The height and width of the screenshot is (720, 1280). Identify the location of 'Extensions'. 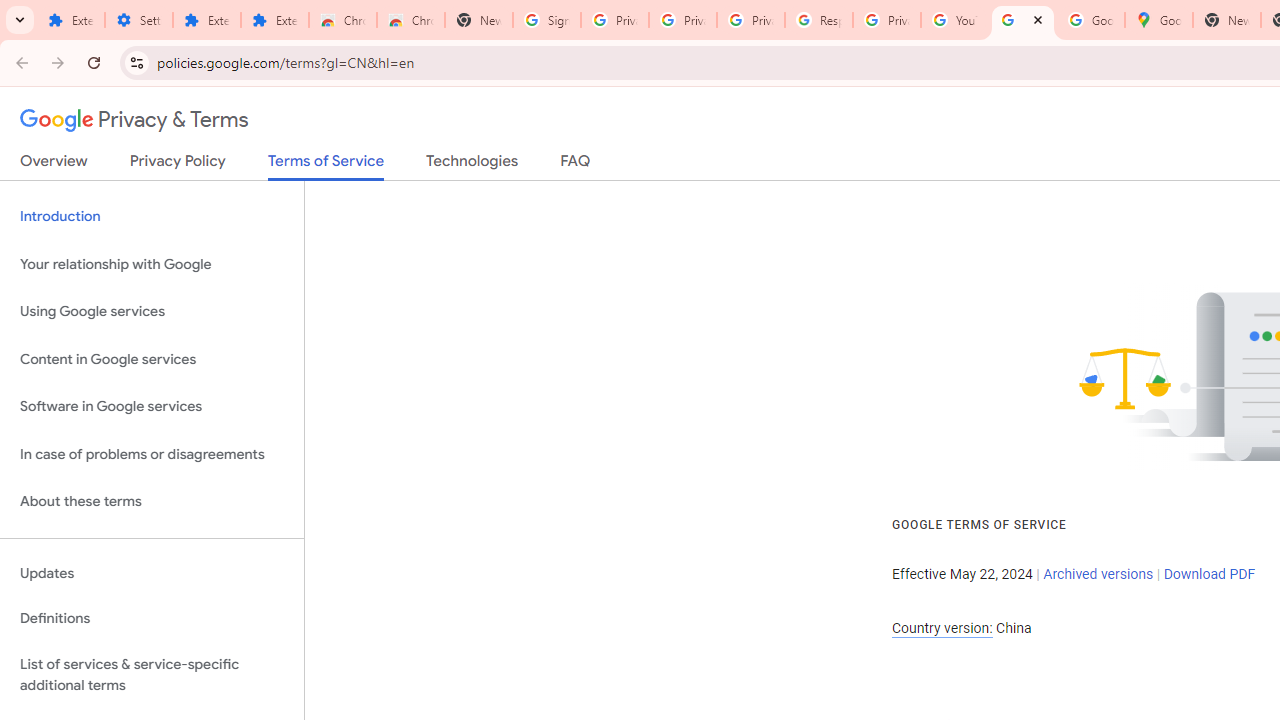
(206, 20).